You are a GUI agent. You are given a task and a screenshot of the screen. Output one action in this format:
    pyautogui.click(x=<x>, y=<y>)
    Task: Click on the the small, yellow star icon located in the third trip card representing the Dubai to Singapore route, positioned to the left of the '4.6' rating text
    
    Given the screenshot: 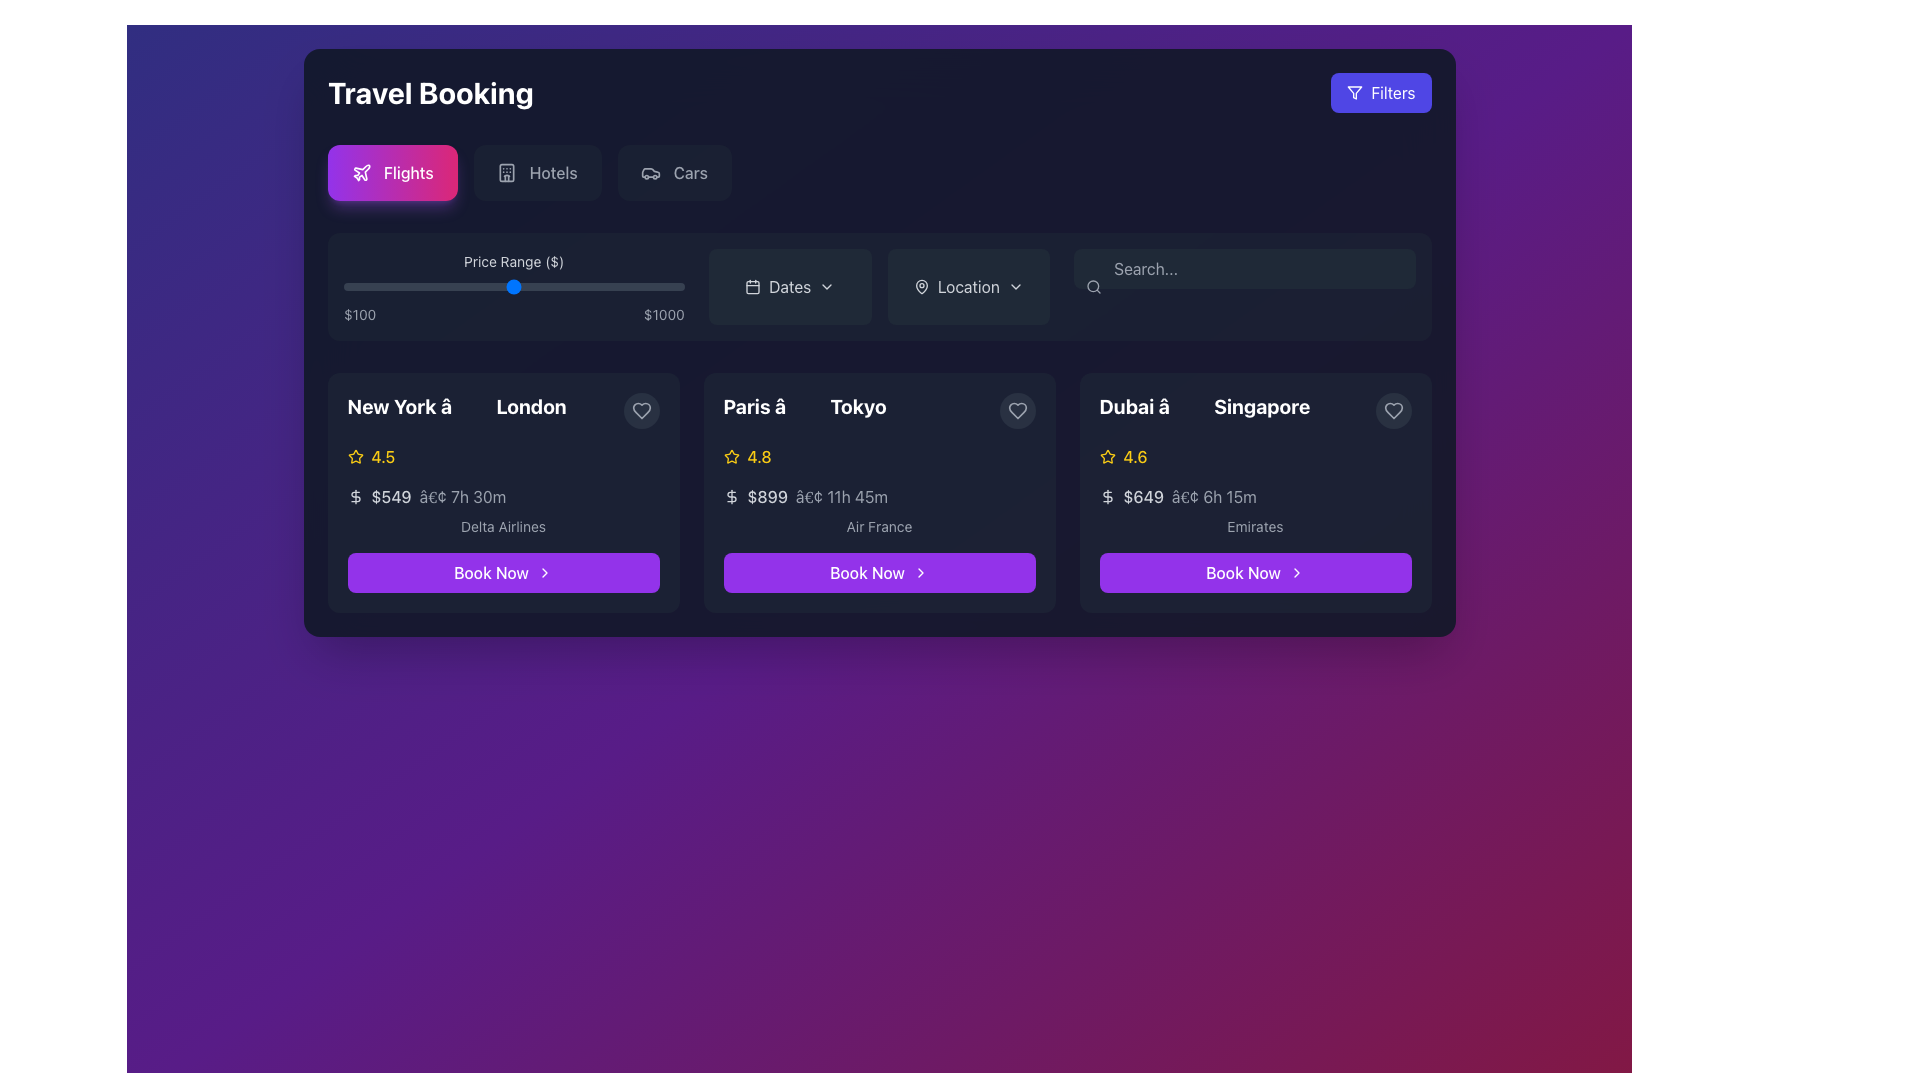 What is the action you would take?
    pyautogui.click(x=1106, y=456)
    